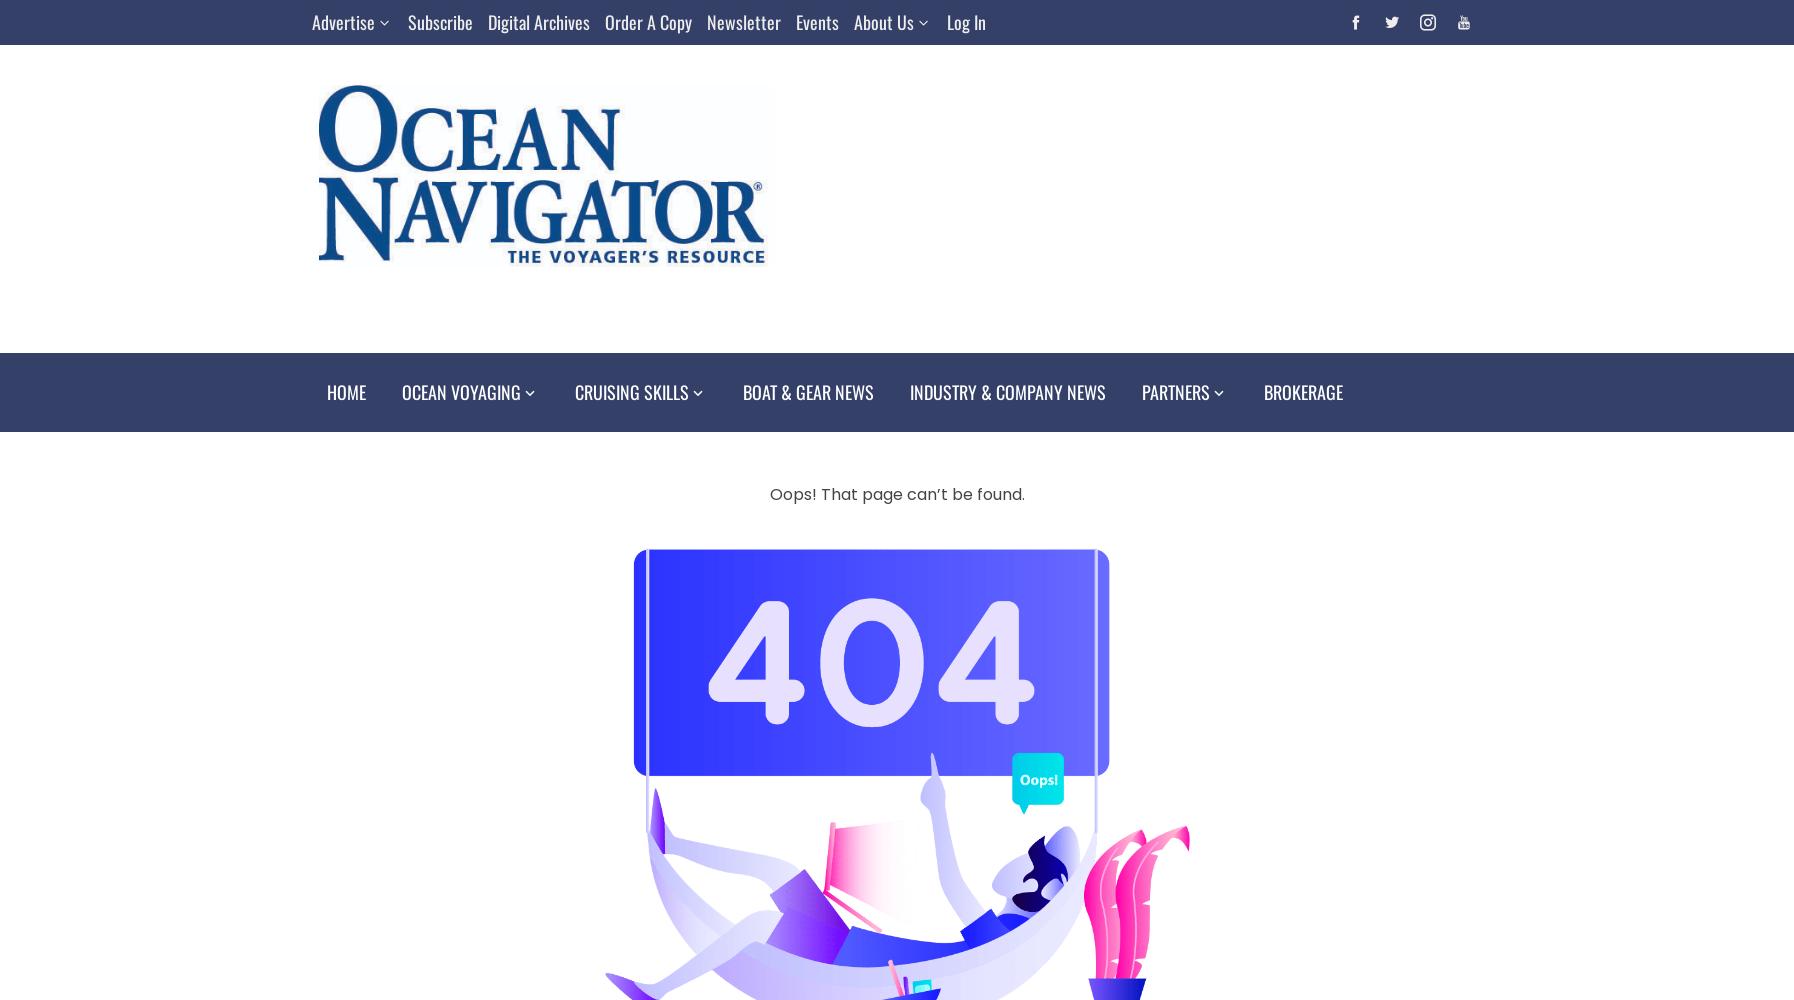 Image resolution: width=1794 pixels, height=1000 pixels. I want to click on 'Brokerage', so click(1302, 392).